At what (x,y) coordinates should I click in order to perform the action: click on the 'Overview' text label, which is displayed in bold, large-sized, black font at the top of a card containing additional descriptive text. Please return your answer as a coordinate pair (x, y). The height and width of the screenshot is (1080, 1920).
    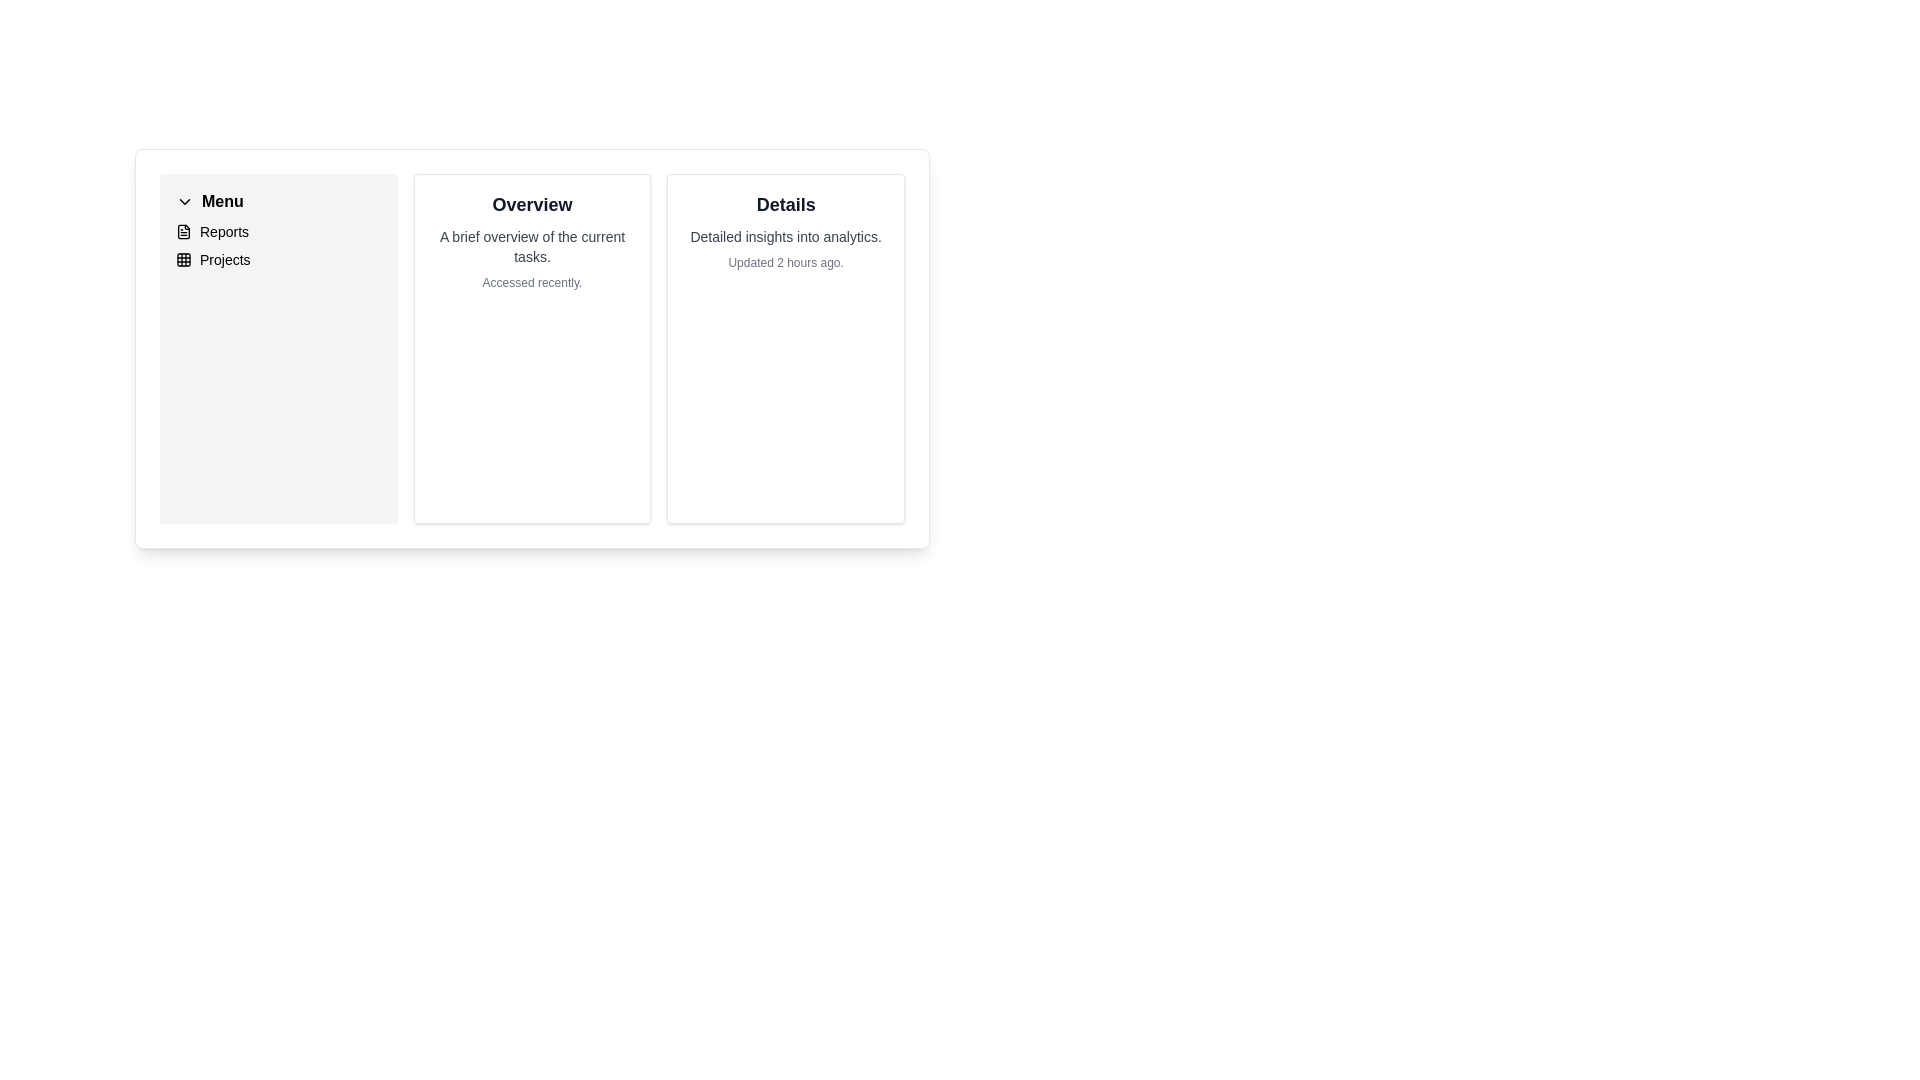
    Looking at the image, I should click on (532, 204).